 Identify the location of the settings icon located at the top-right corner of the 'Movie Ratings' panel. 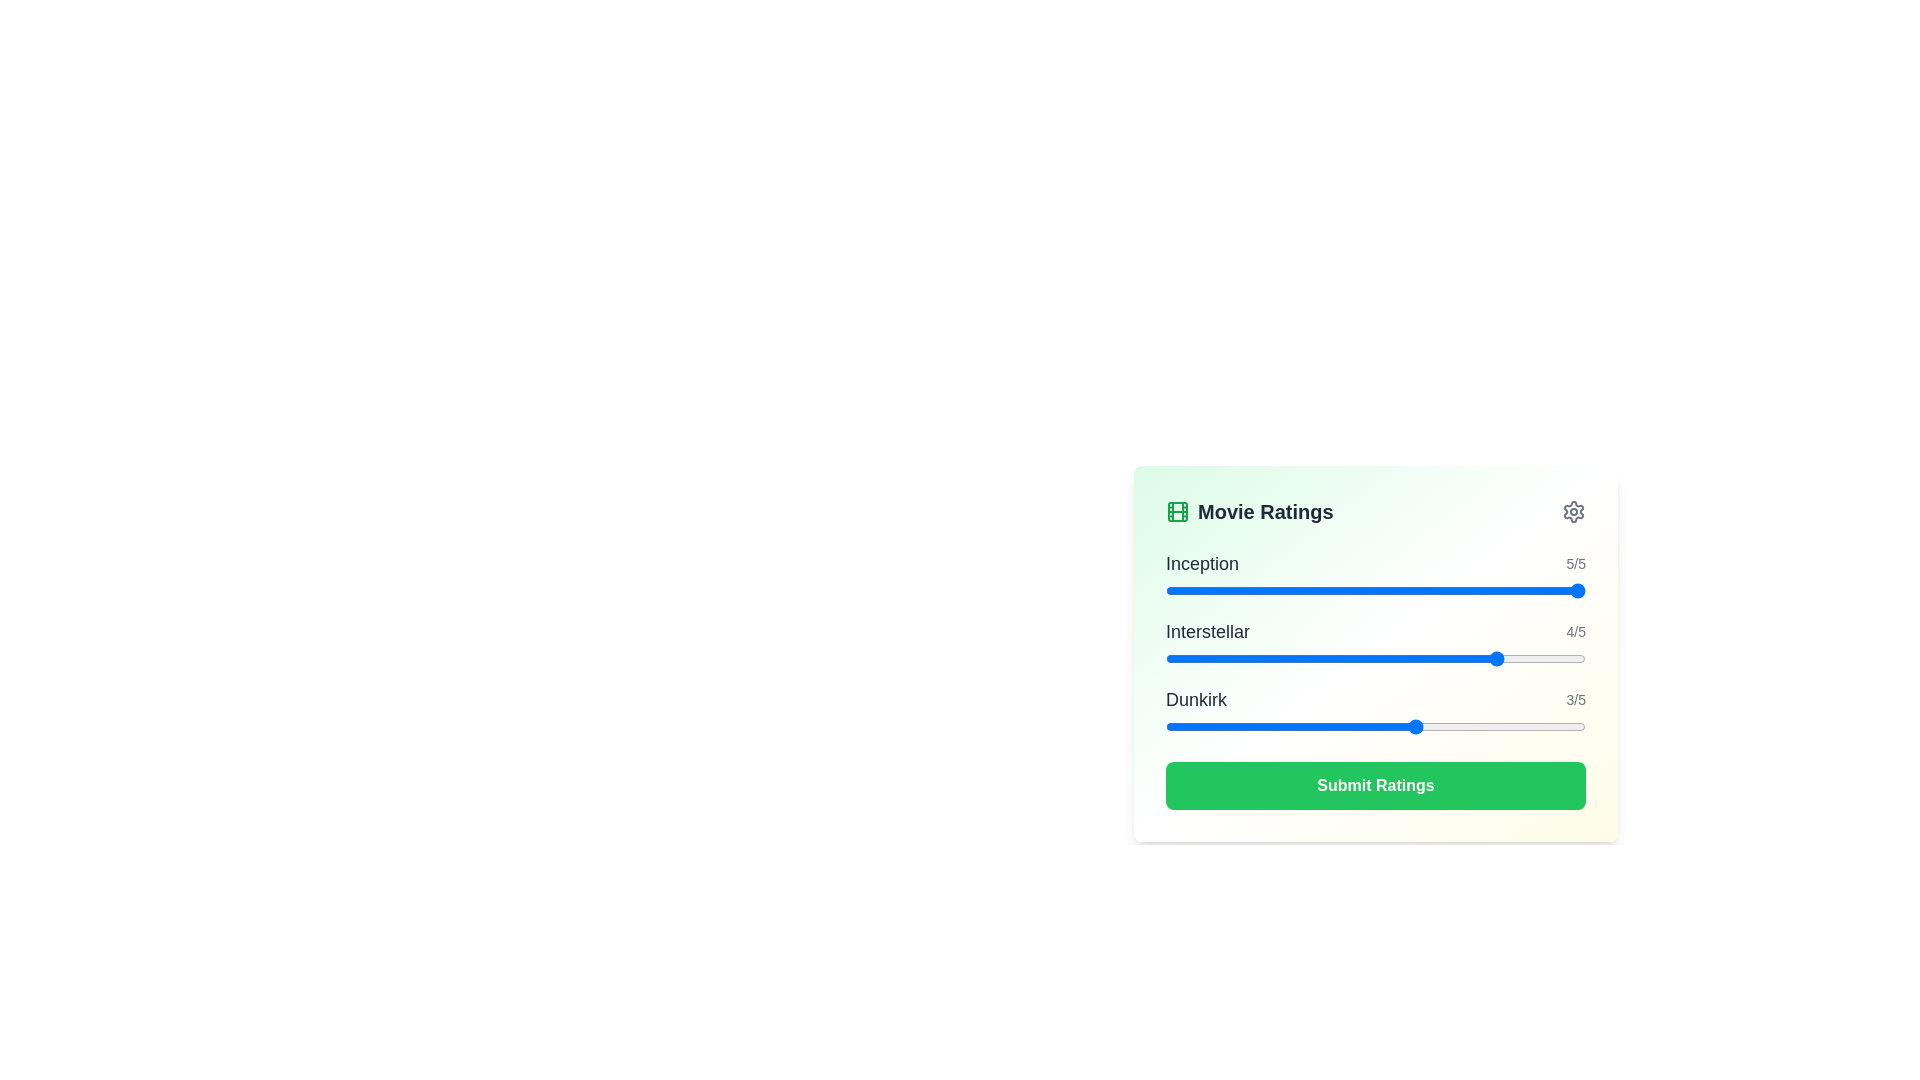
(1573, 511).